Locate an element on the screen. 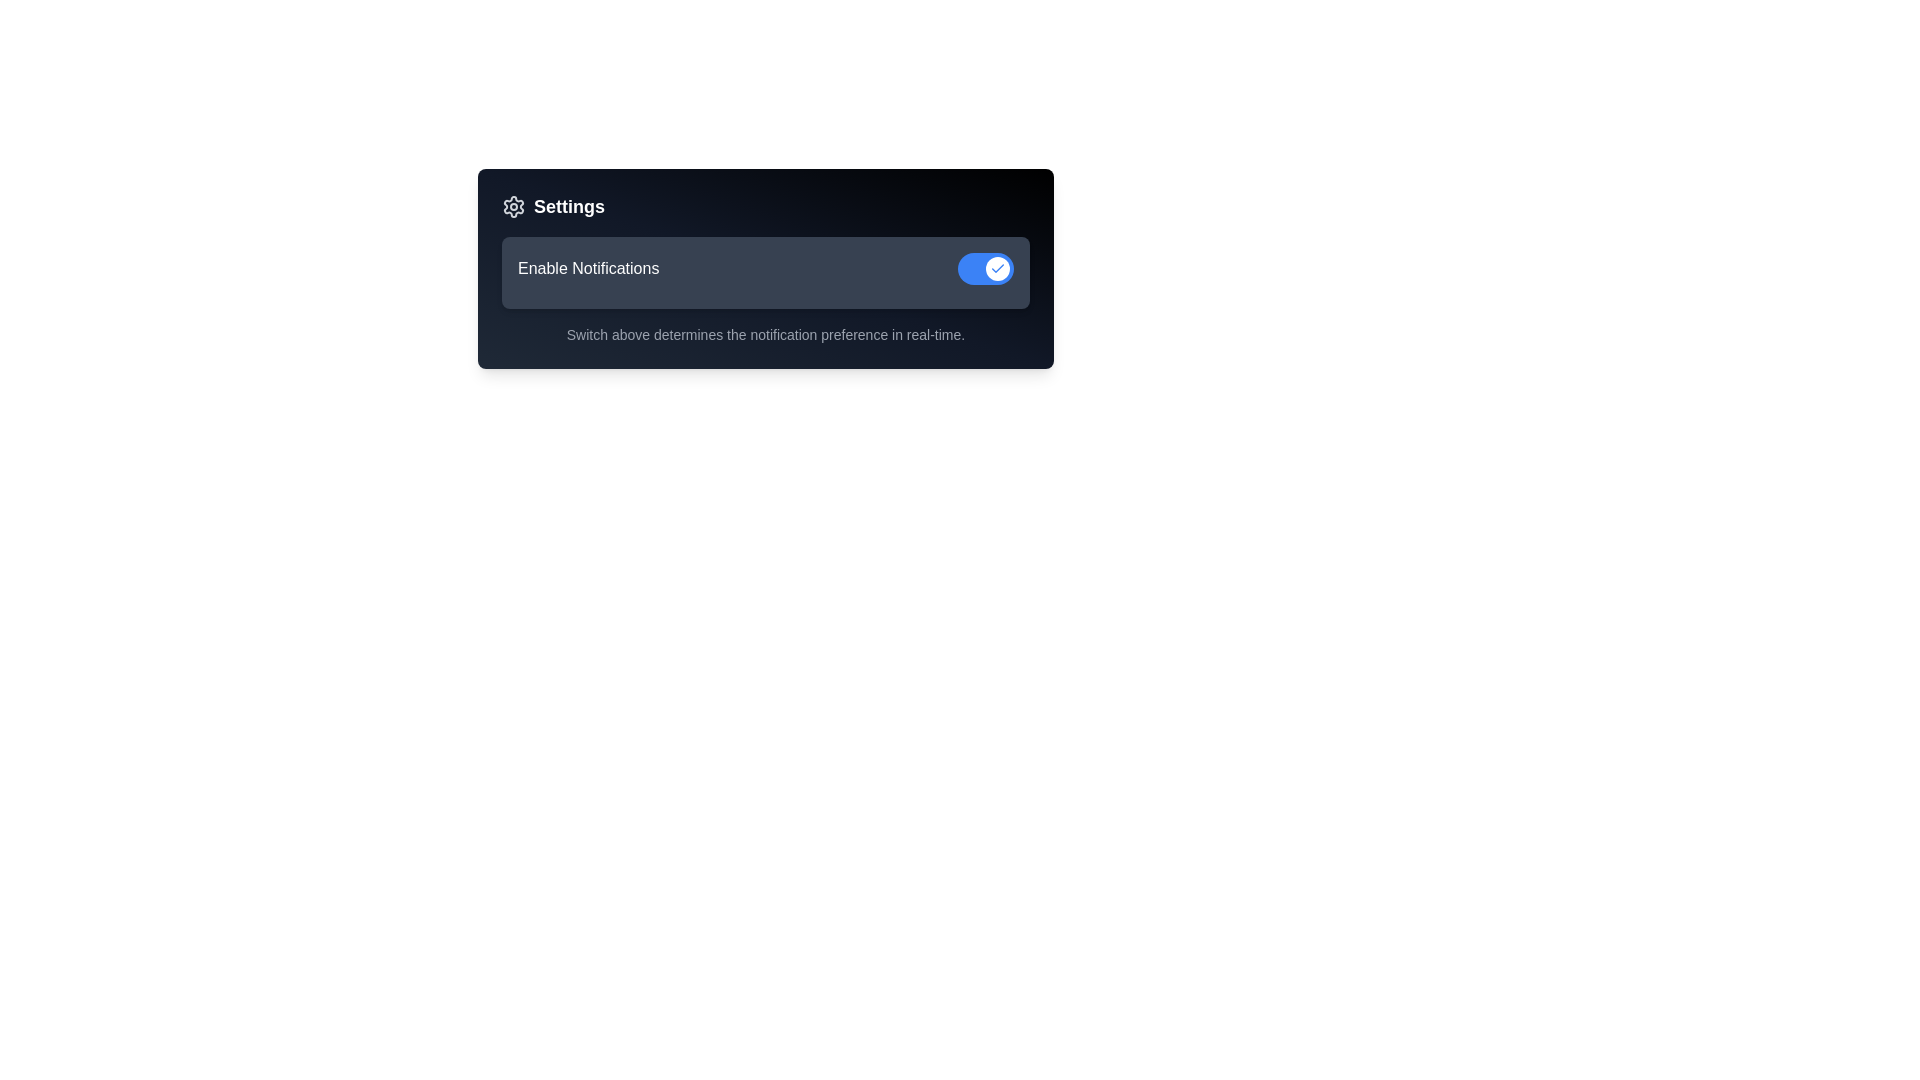 The width and height of the screenshot is (1920, 1080). the 'Settings' text heading with the gear icon located at the top left corner of the panel by moving the cursor to its center point is located at coordinates (765, 207).